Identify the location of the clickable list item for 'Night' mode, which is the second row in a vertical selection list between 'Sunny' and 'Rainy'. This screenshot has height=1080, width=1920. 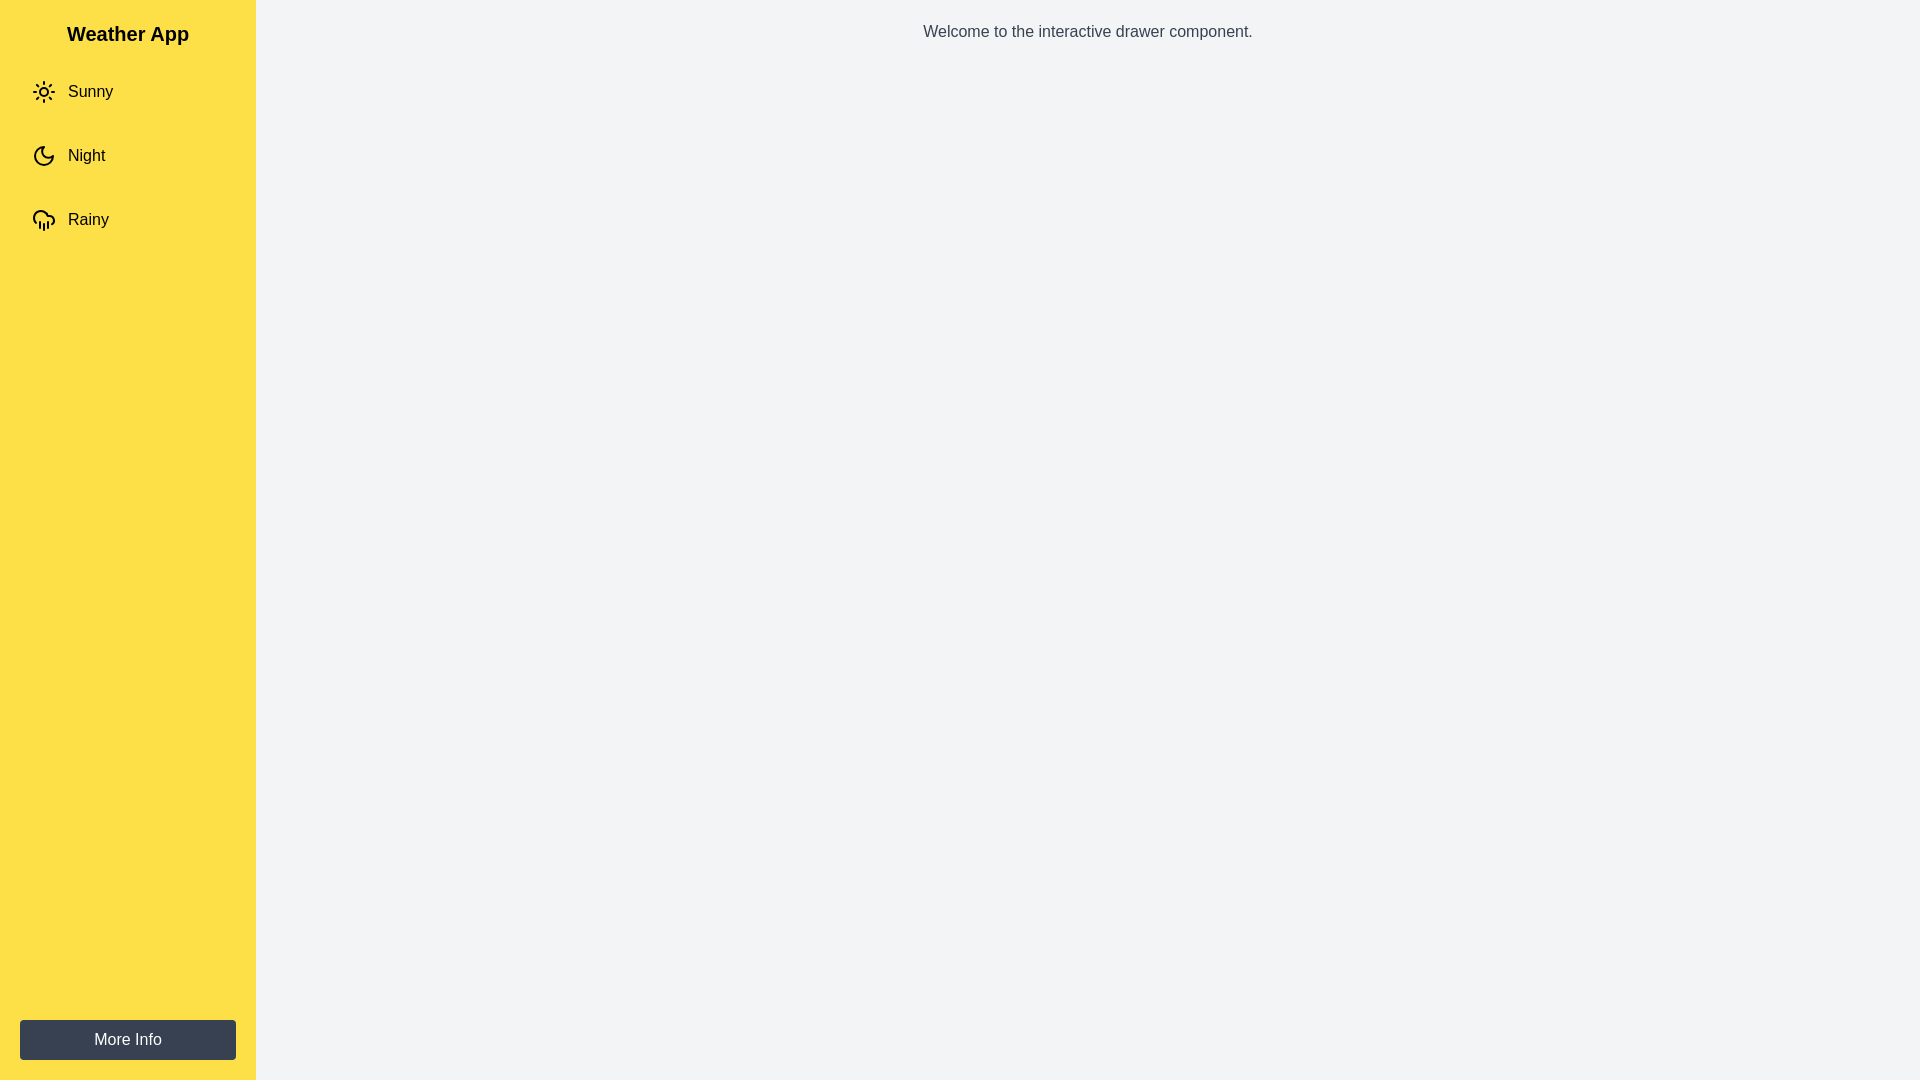
(127, 154).